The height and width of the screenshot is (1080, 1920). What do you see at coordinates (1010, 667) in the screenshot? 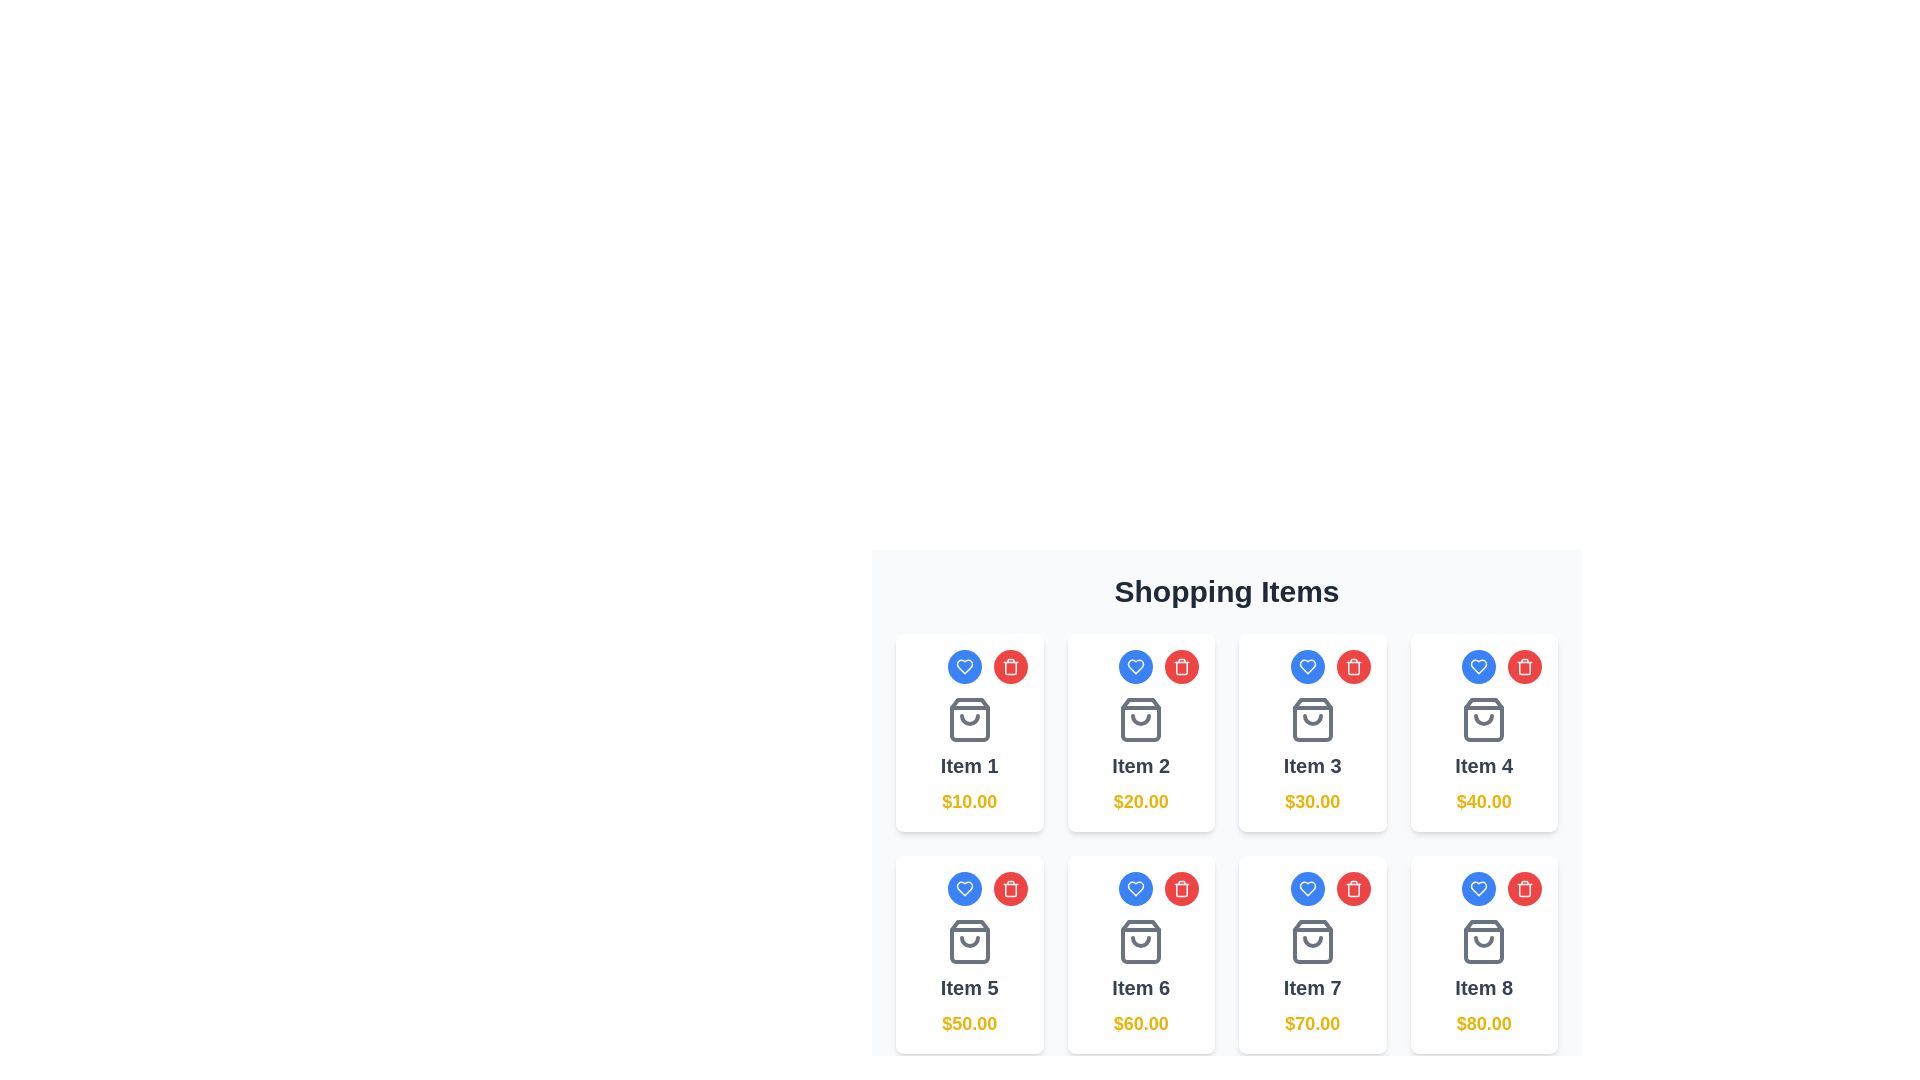
I see `the delete button for 'Item 1'` at bounding box center [1010, 667].